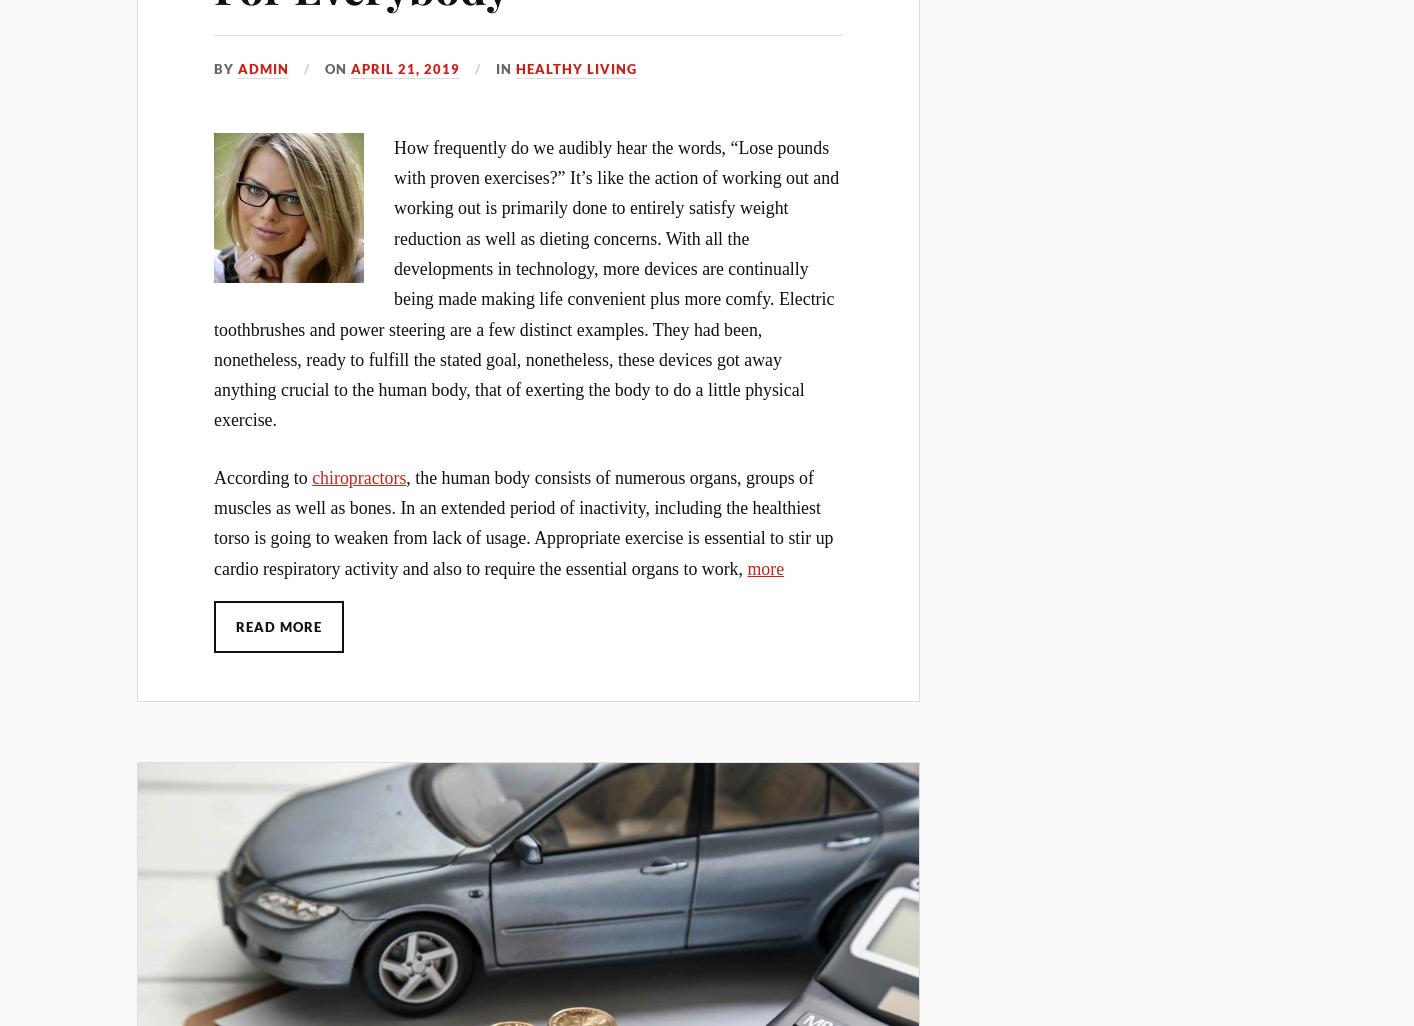 Image resolution: width=1414 pixels, height=1026 pixels. I want to click on 'On', so click(336, 68).